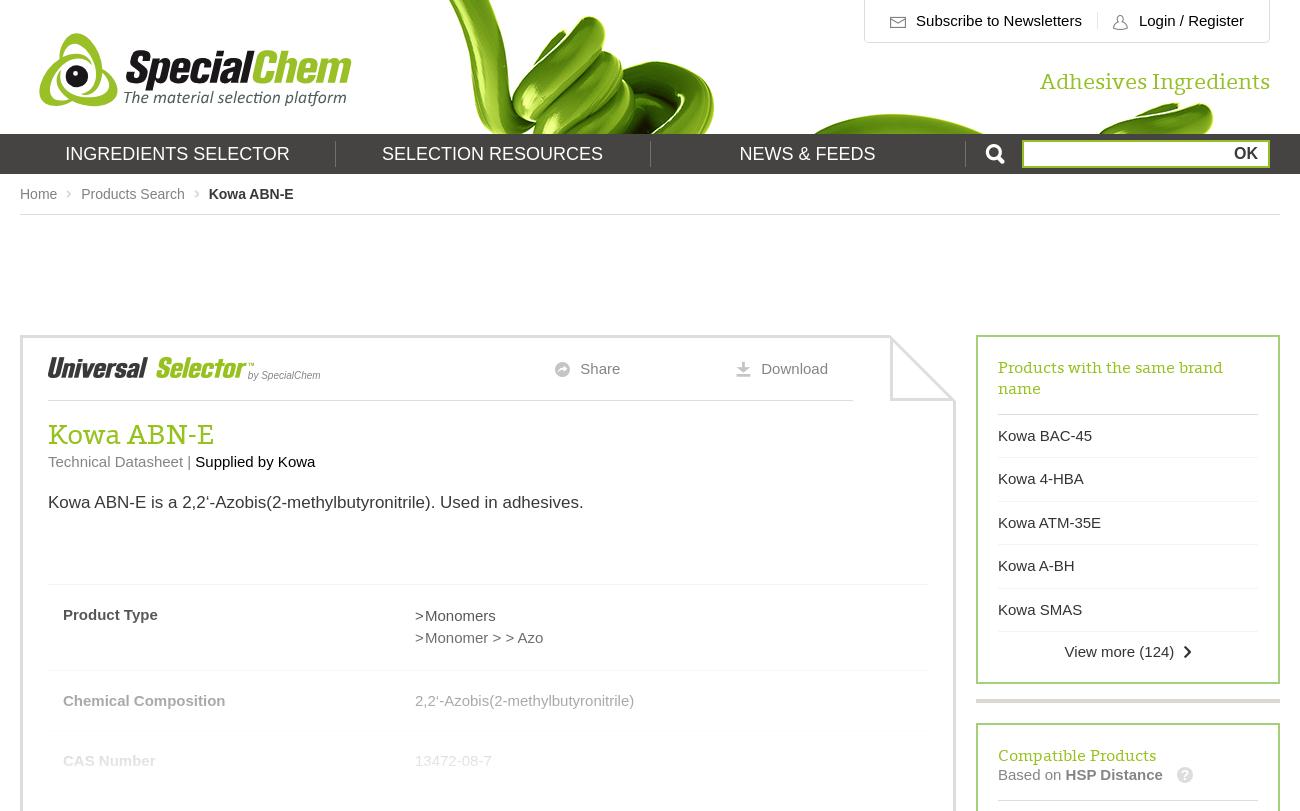 The width and height of the screenshot is (1300, 811). I want to click on 'Adhesives Ingredients', so click(1155, 81).